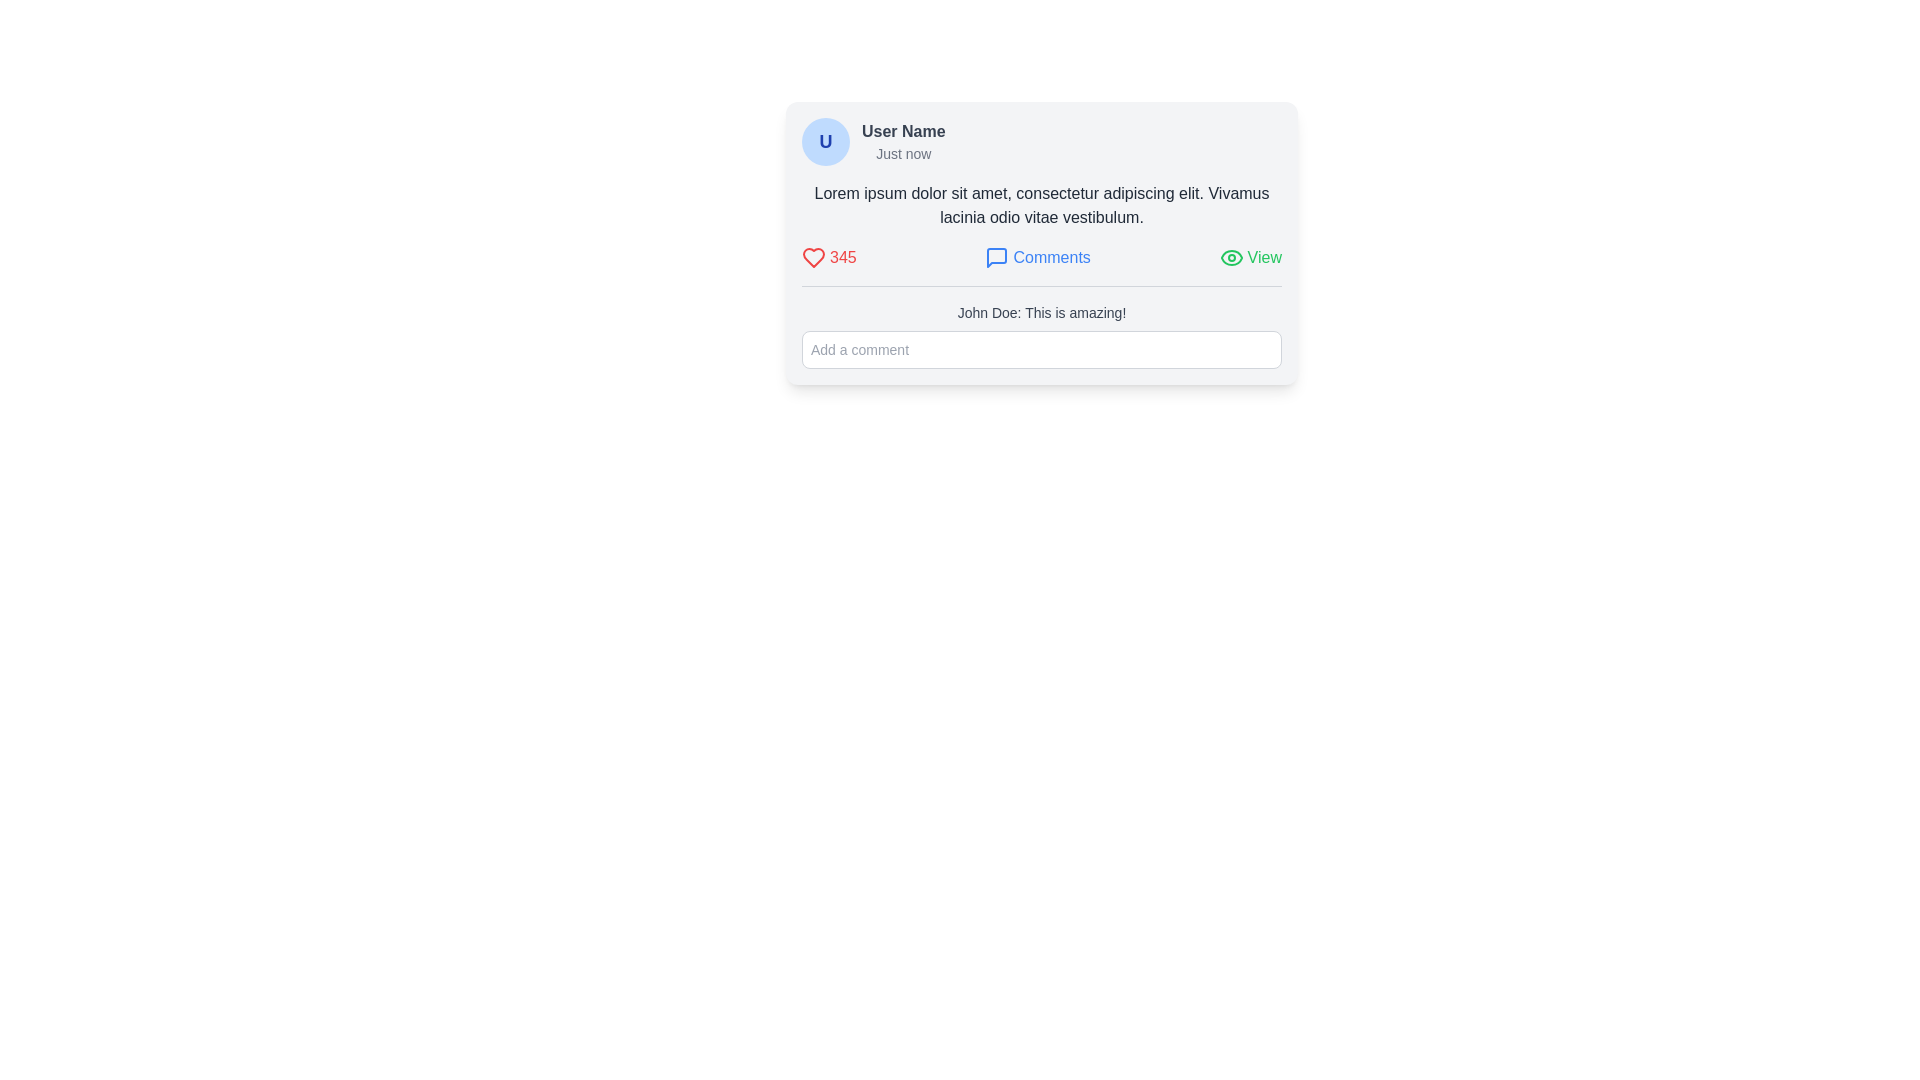  I want to click on the outer ellipse of the eye icon, which is part of a larger design associated with visibility, located slightly to the left of the 'View' label, so click(1230, 257).